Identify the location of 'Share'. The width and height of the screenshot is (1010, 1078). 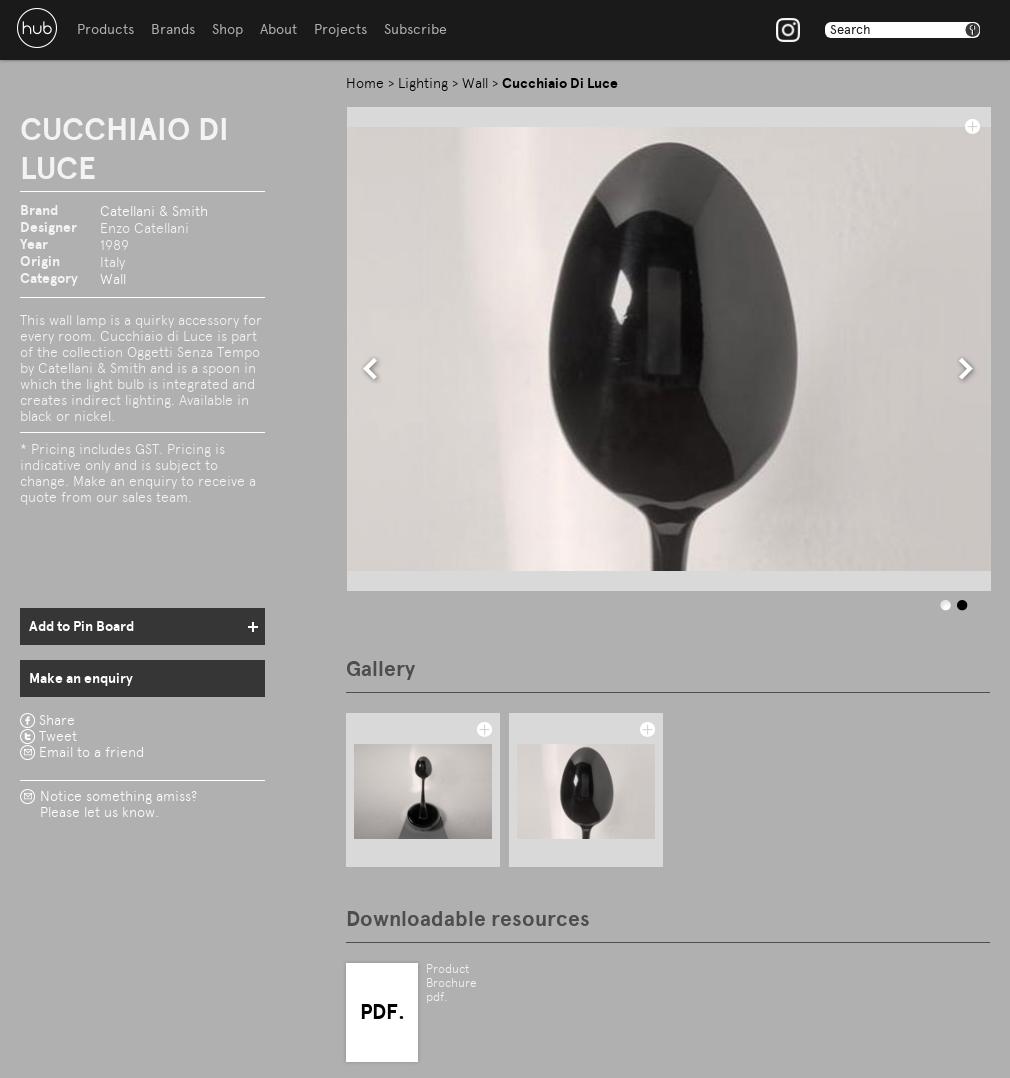
(55, 718).